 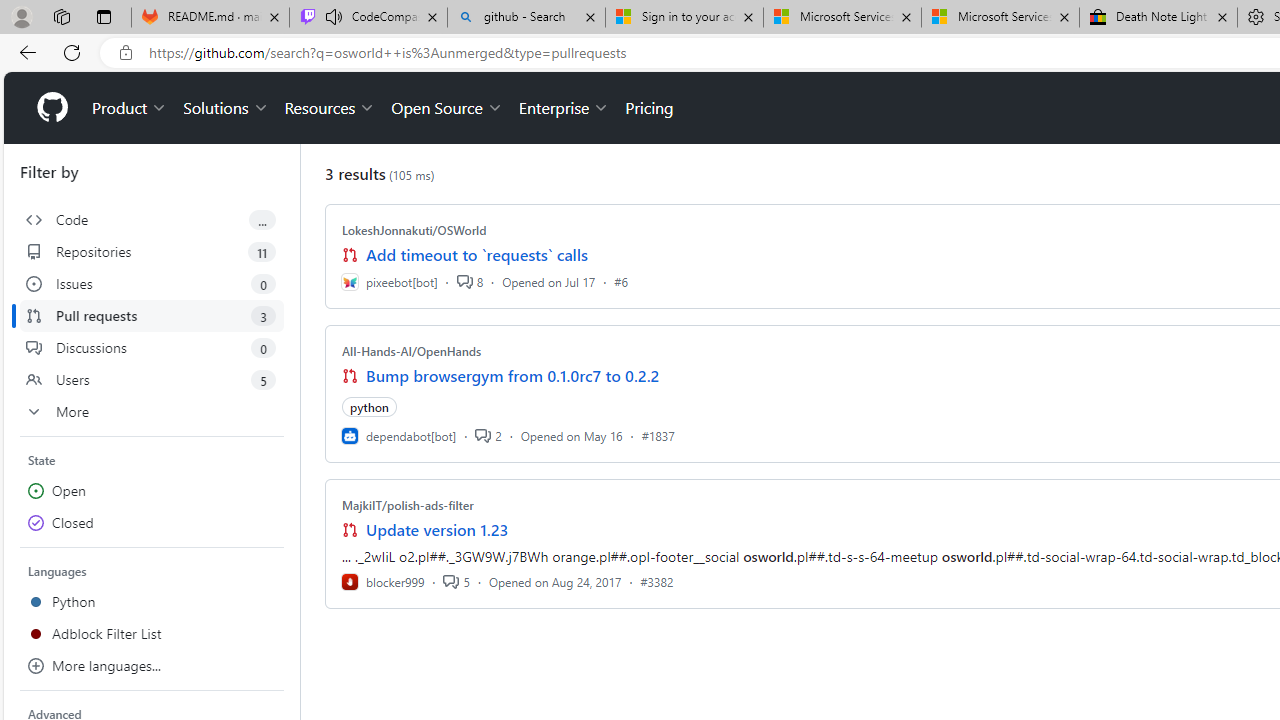 What do you see at coordinates (620, 281) in the screenshot?
I see `'#6'` at bounding box center [620, 281].